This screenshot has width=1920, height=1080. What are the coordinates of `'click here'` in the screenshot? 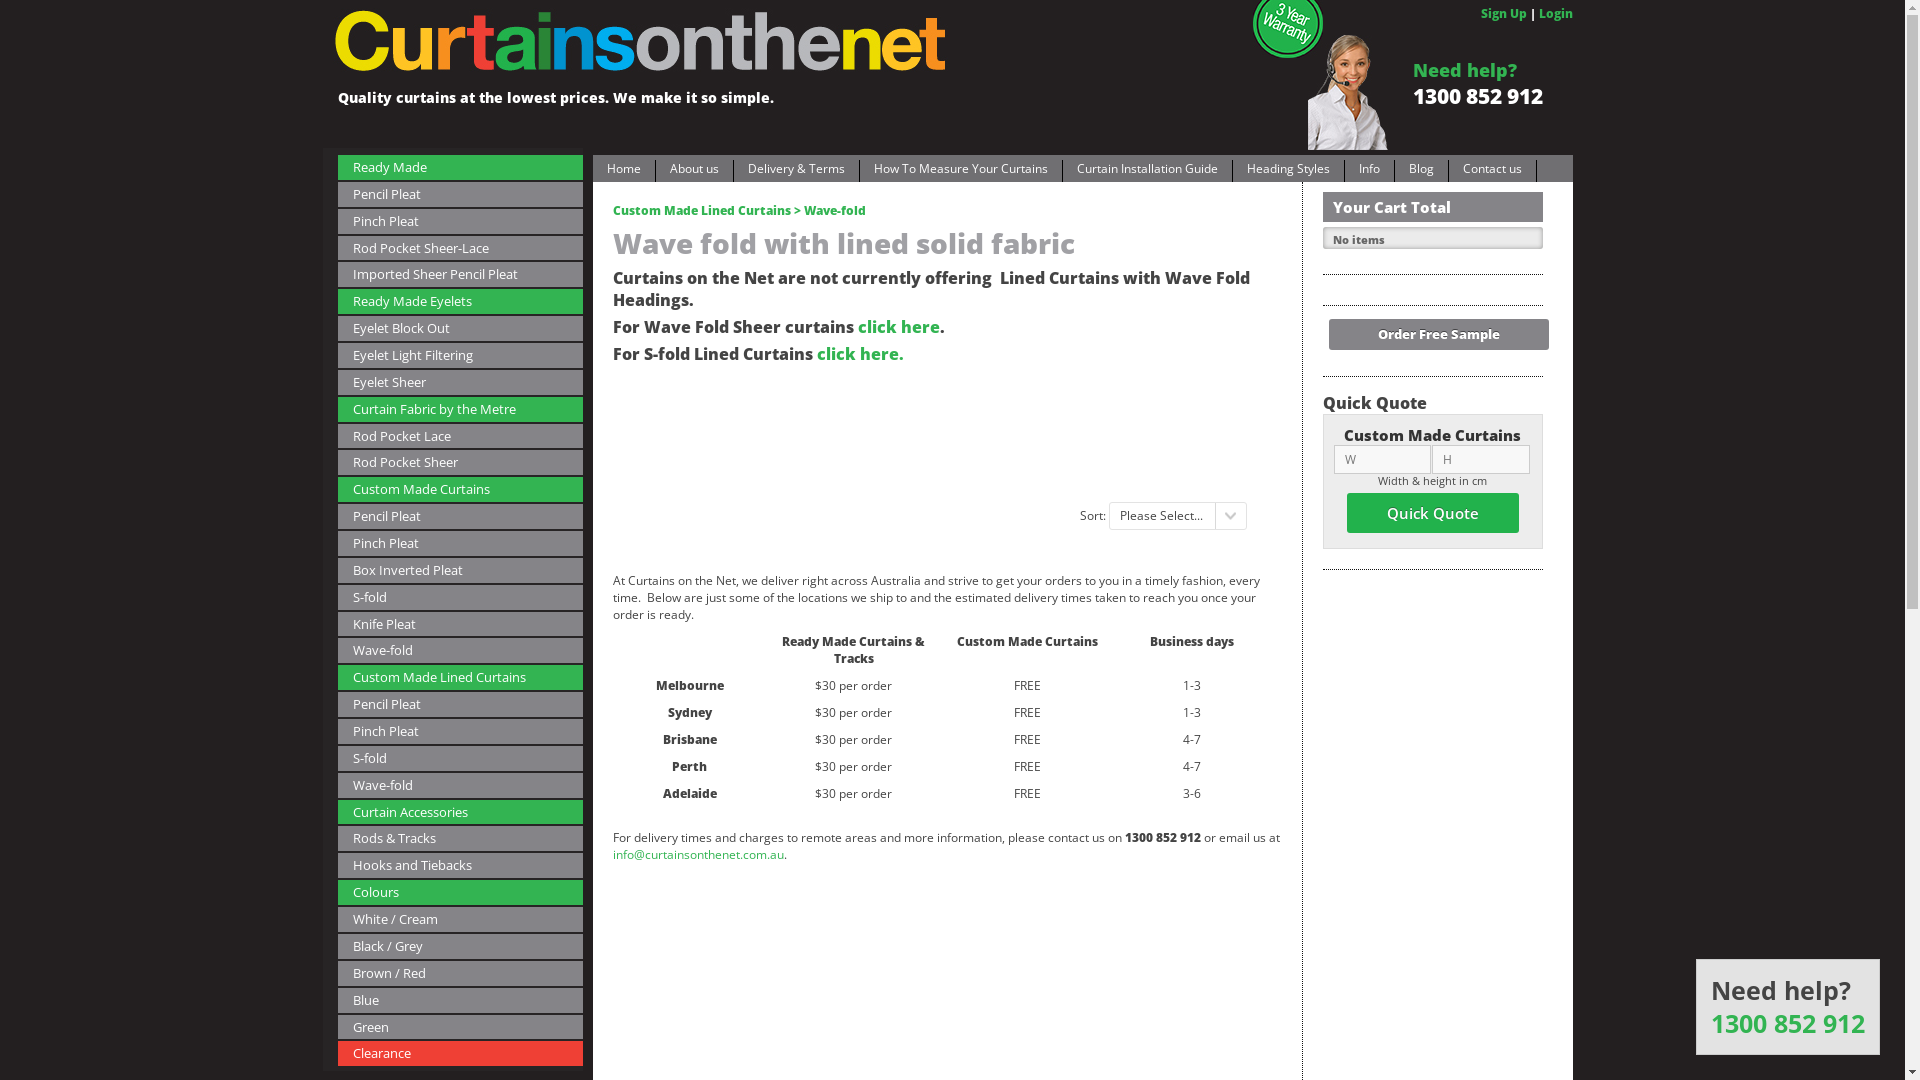 It's located at (858, 326).